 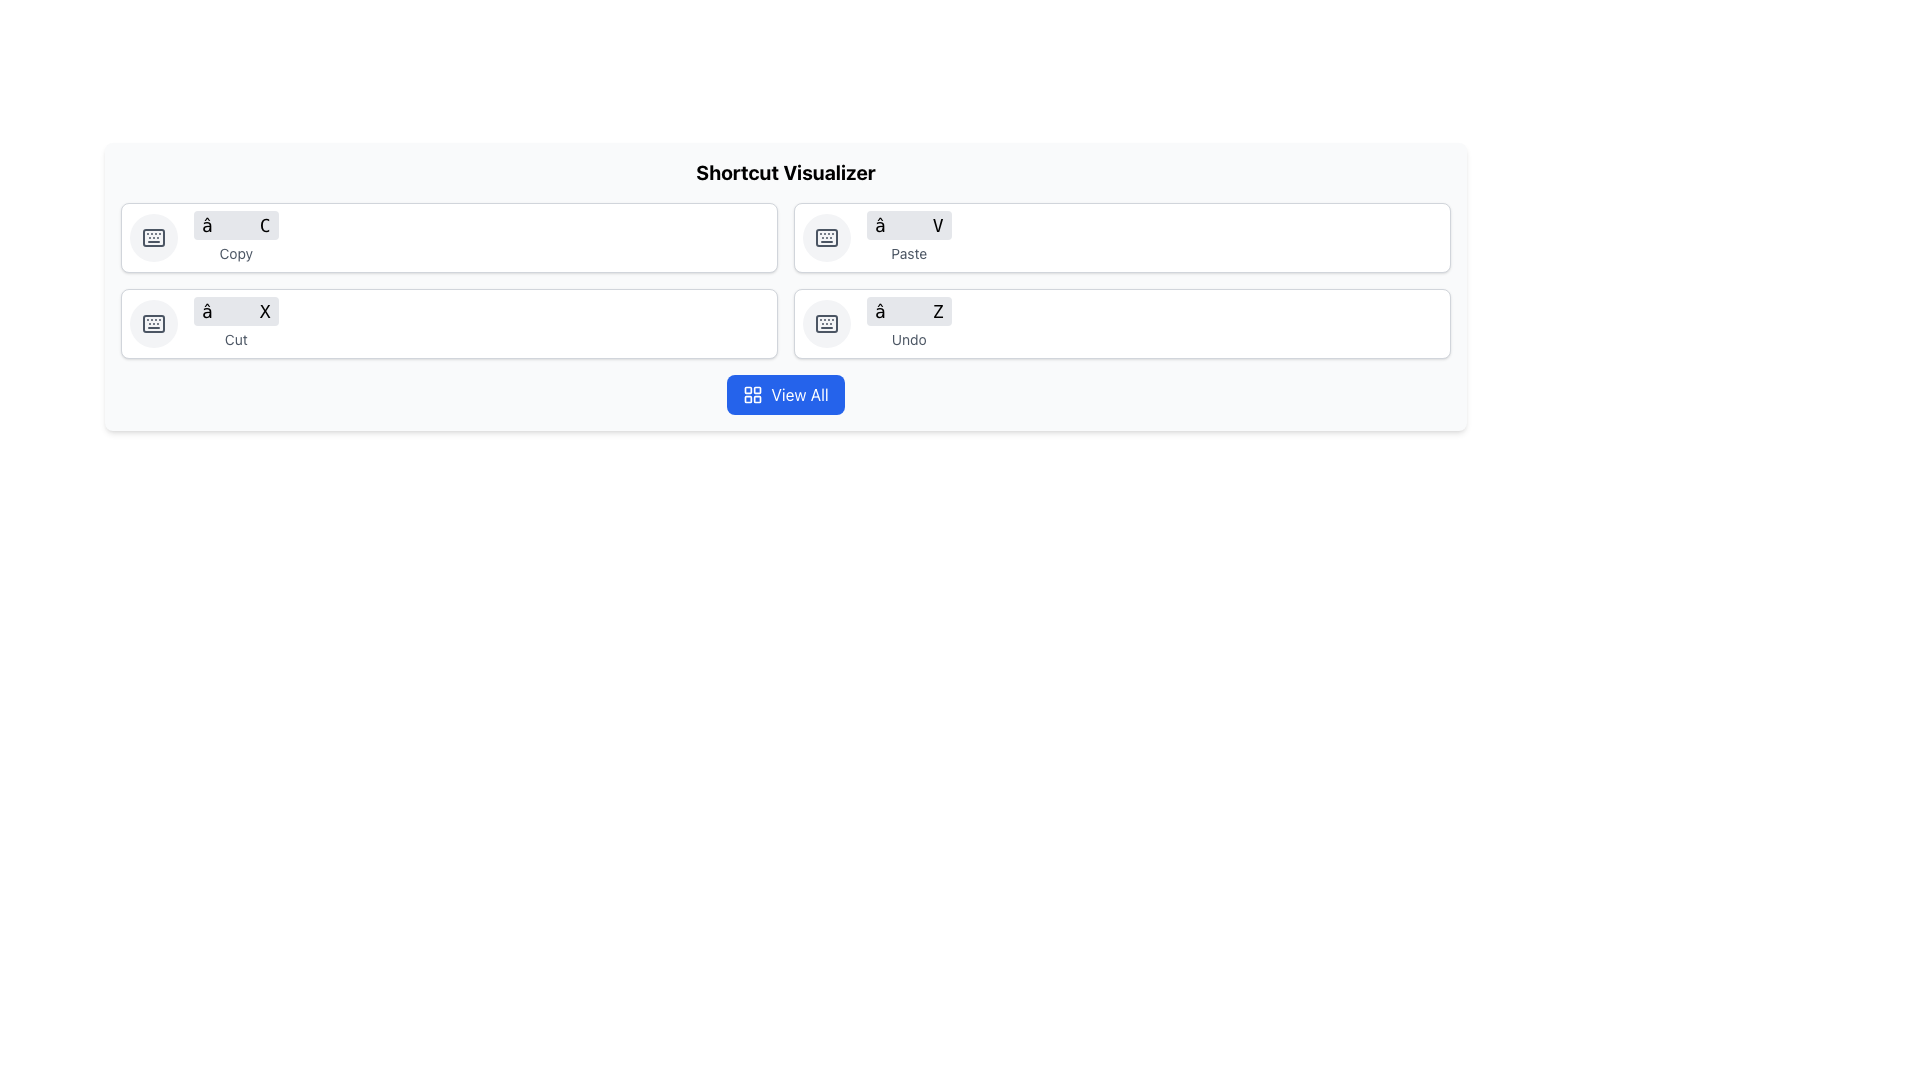 I want to click on the static text label that describes the keyboard shortcut 'Cut' located below the shortcut indicator '⌘ X' in the second row of the shortcut visualizer interface, so click(x=236, y=338).